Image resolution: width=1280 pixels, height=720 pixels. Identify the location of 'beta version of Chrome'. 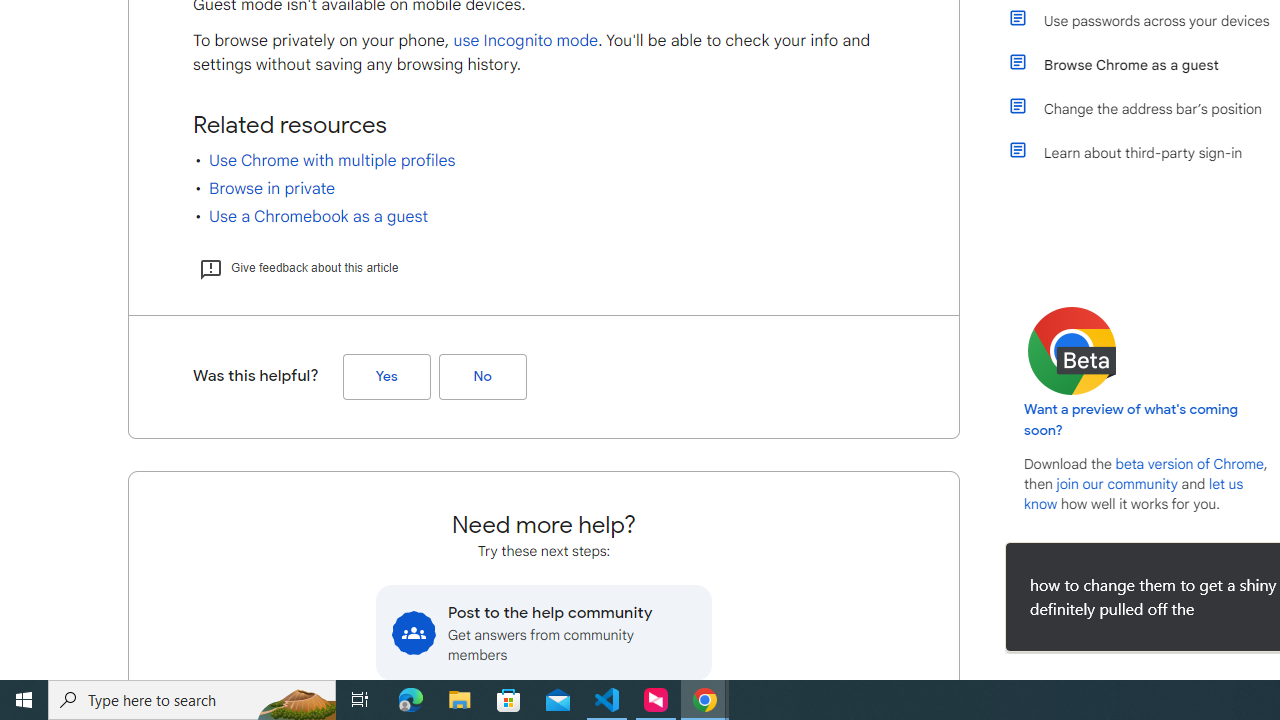
(1189, 464).